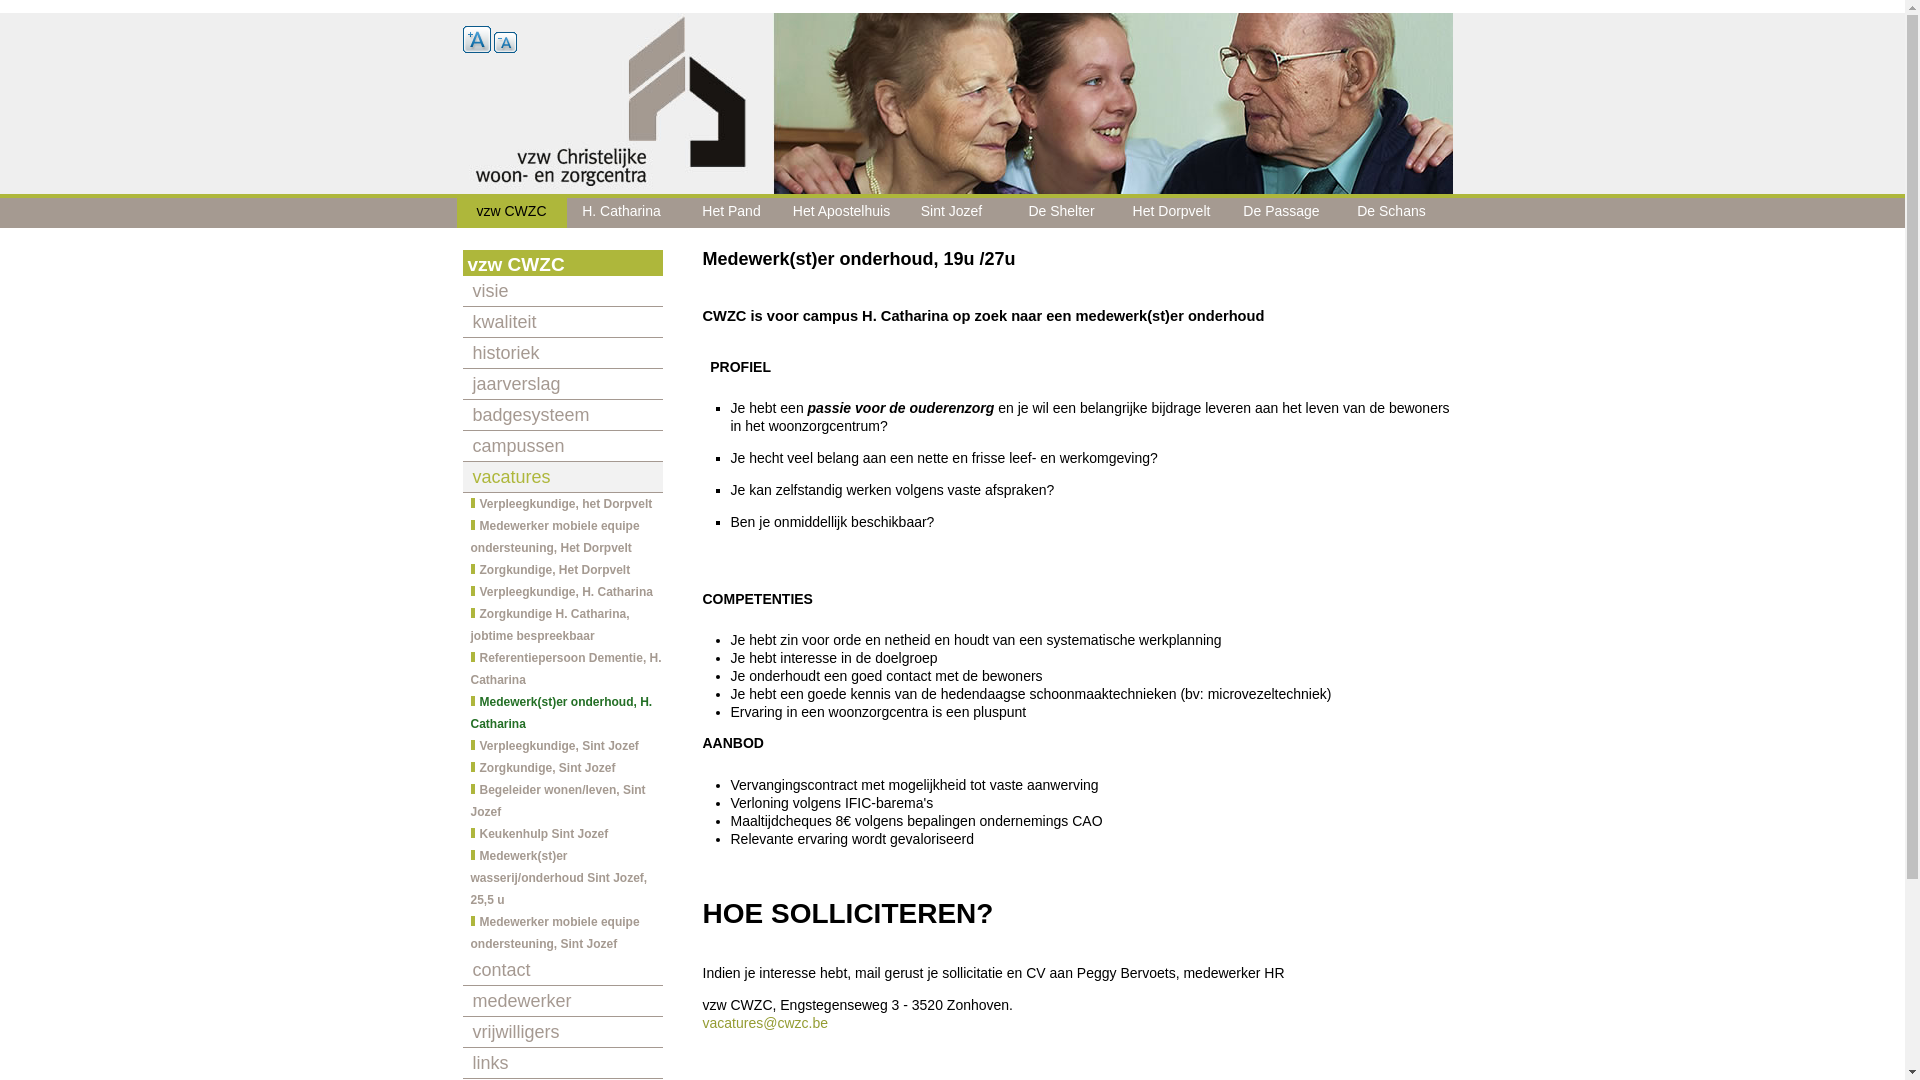 This screenshot has width=1920, height=1080. I want to click on 'jaarverslag', so click(560, 384).